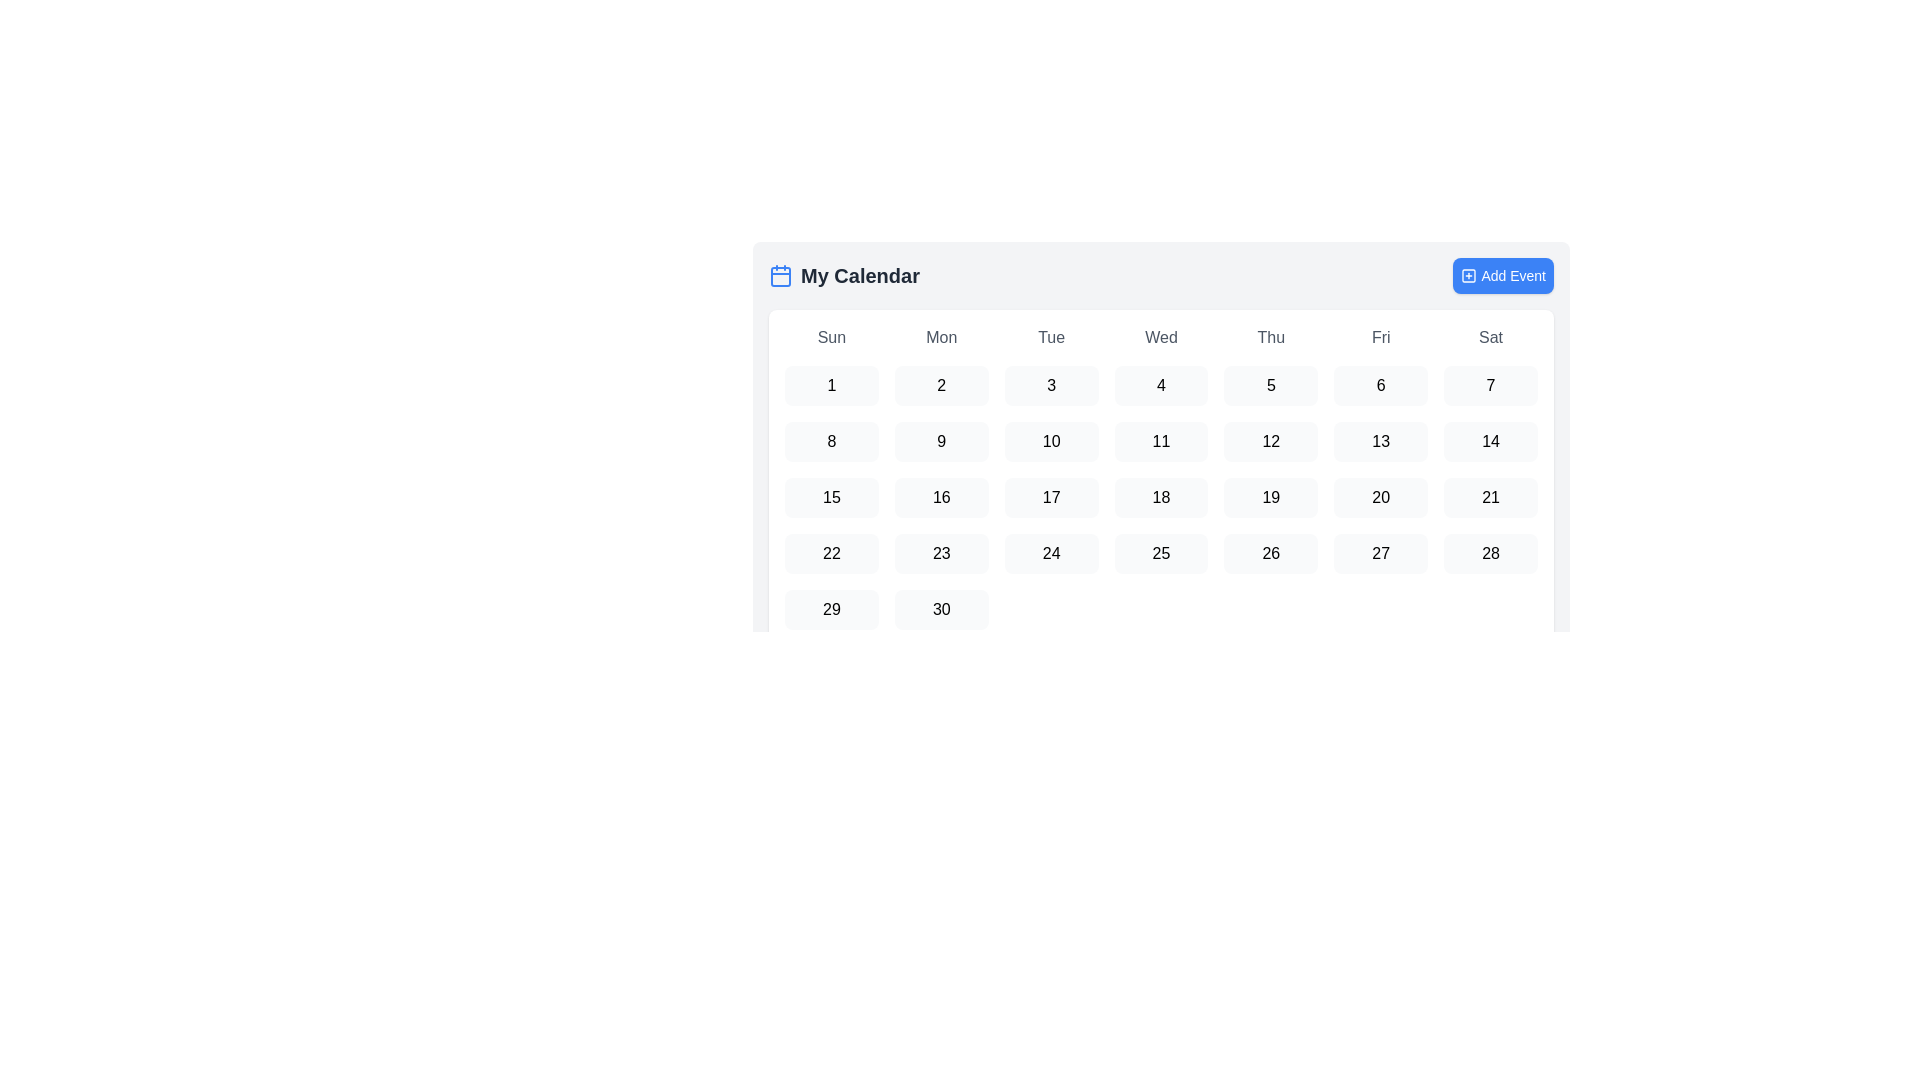 The height and width of the screenshot is (1080, 1920). I want to click on the Calendar Day Cell displaying the number '18', so click(1161, 496).